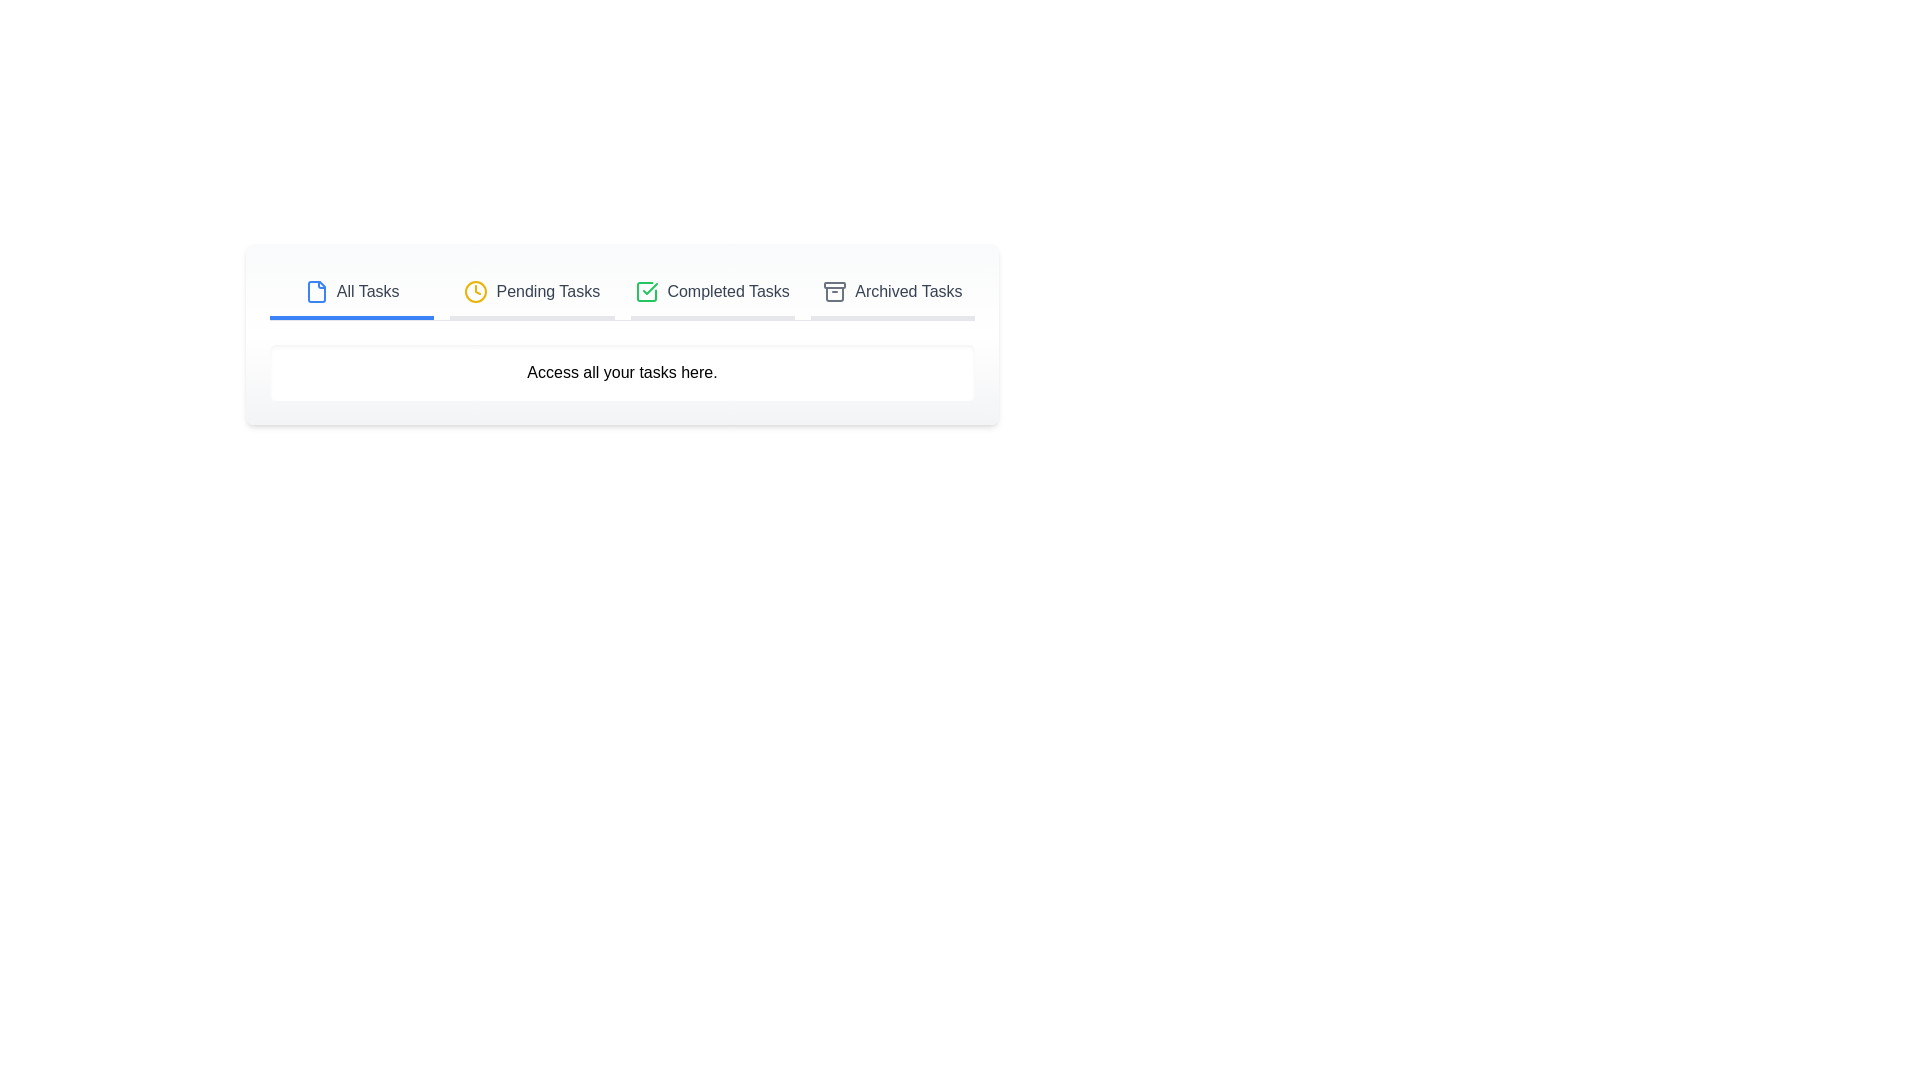  Describe the element at coordinates (351, 293) in the screenshot. I see `the tab corresponding to All Tasks` at that location.